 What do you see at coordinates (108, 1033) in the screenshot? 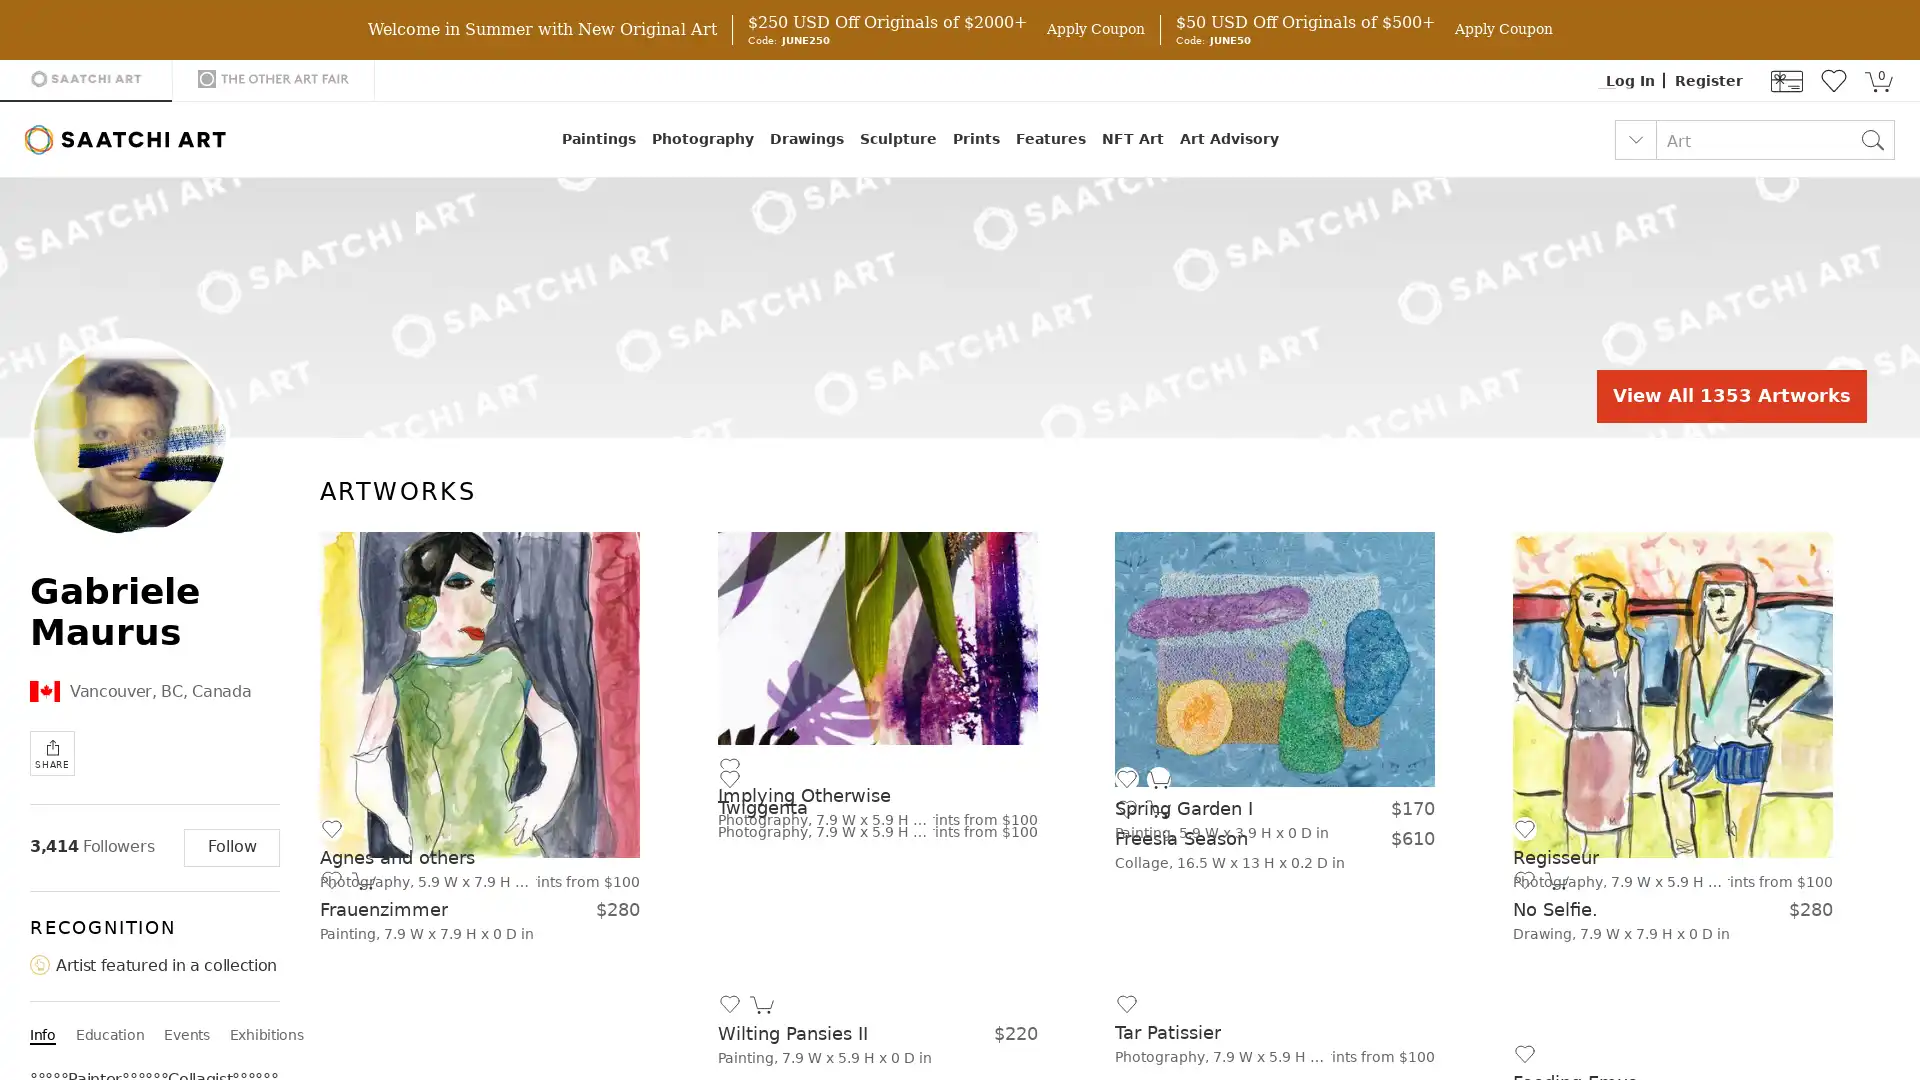
I see `Education` at bounding box center [108, 1033].